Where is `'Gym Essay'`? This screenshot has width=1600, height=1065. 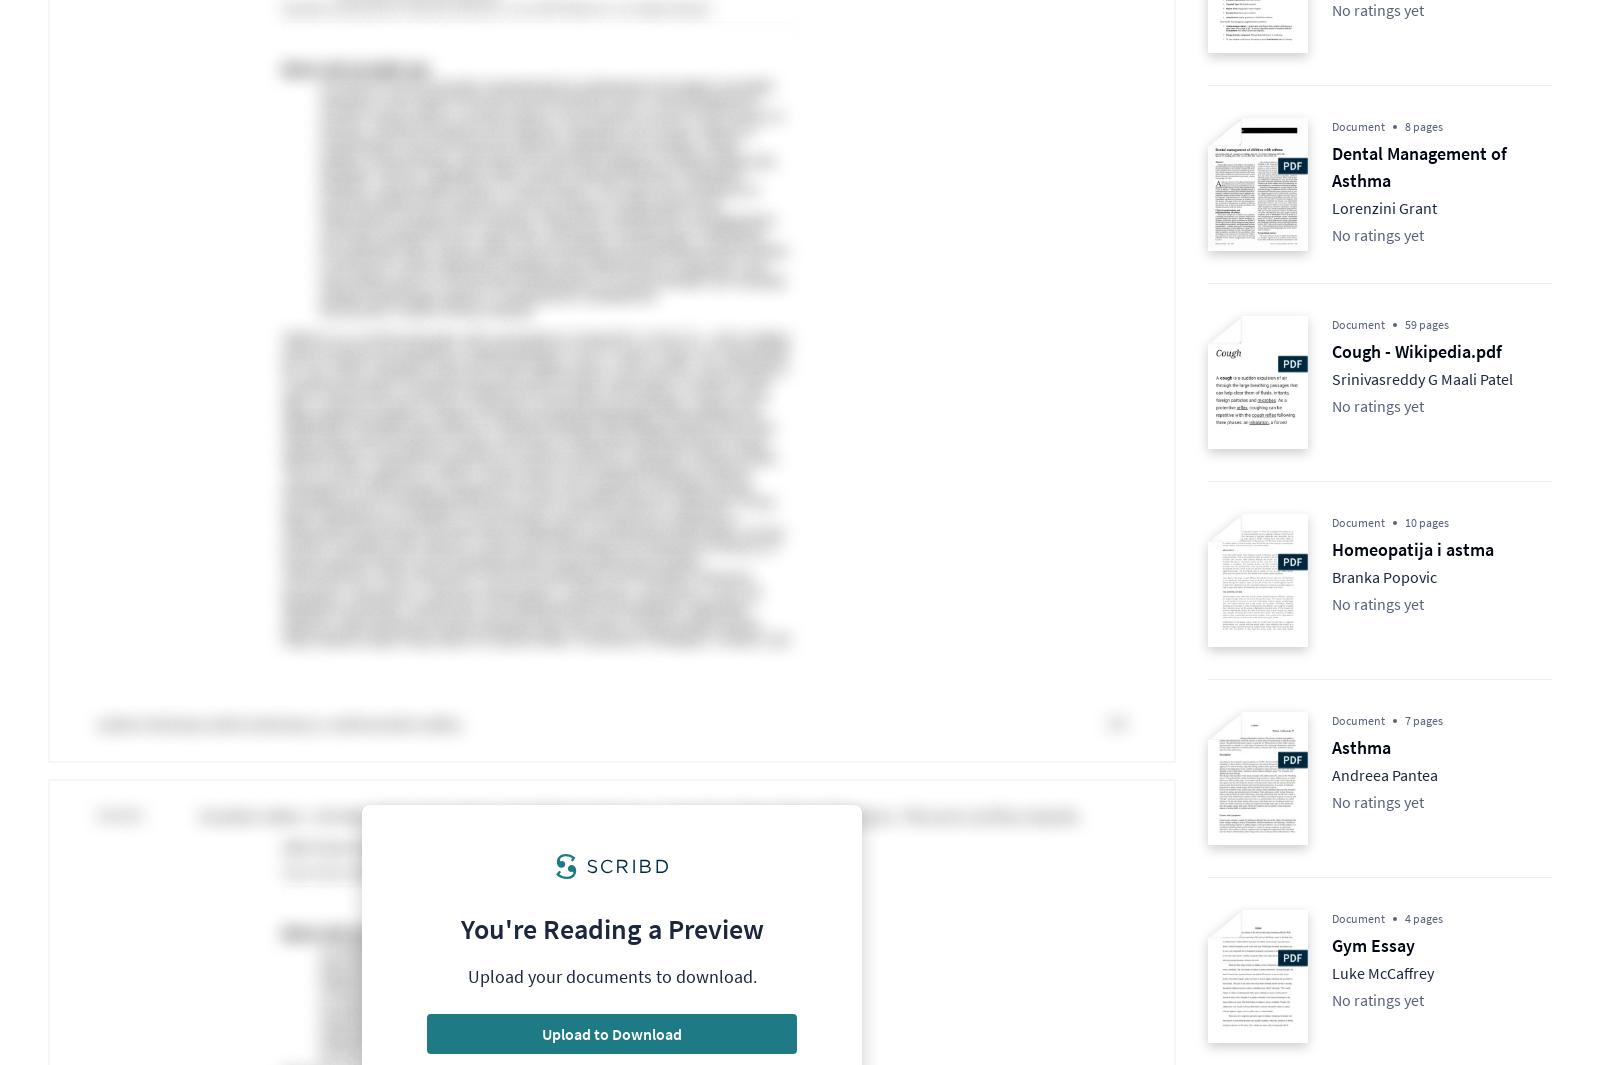 'Gym Essay' is located at coordinates (1372, 945).